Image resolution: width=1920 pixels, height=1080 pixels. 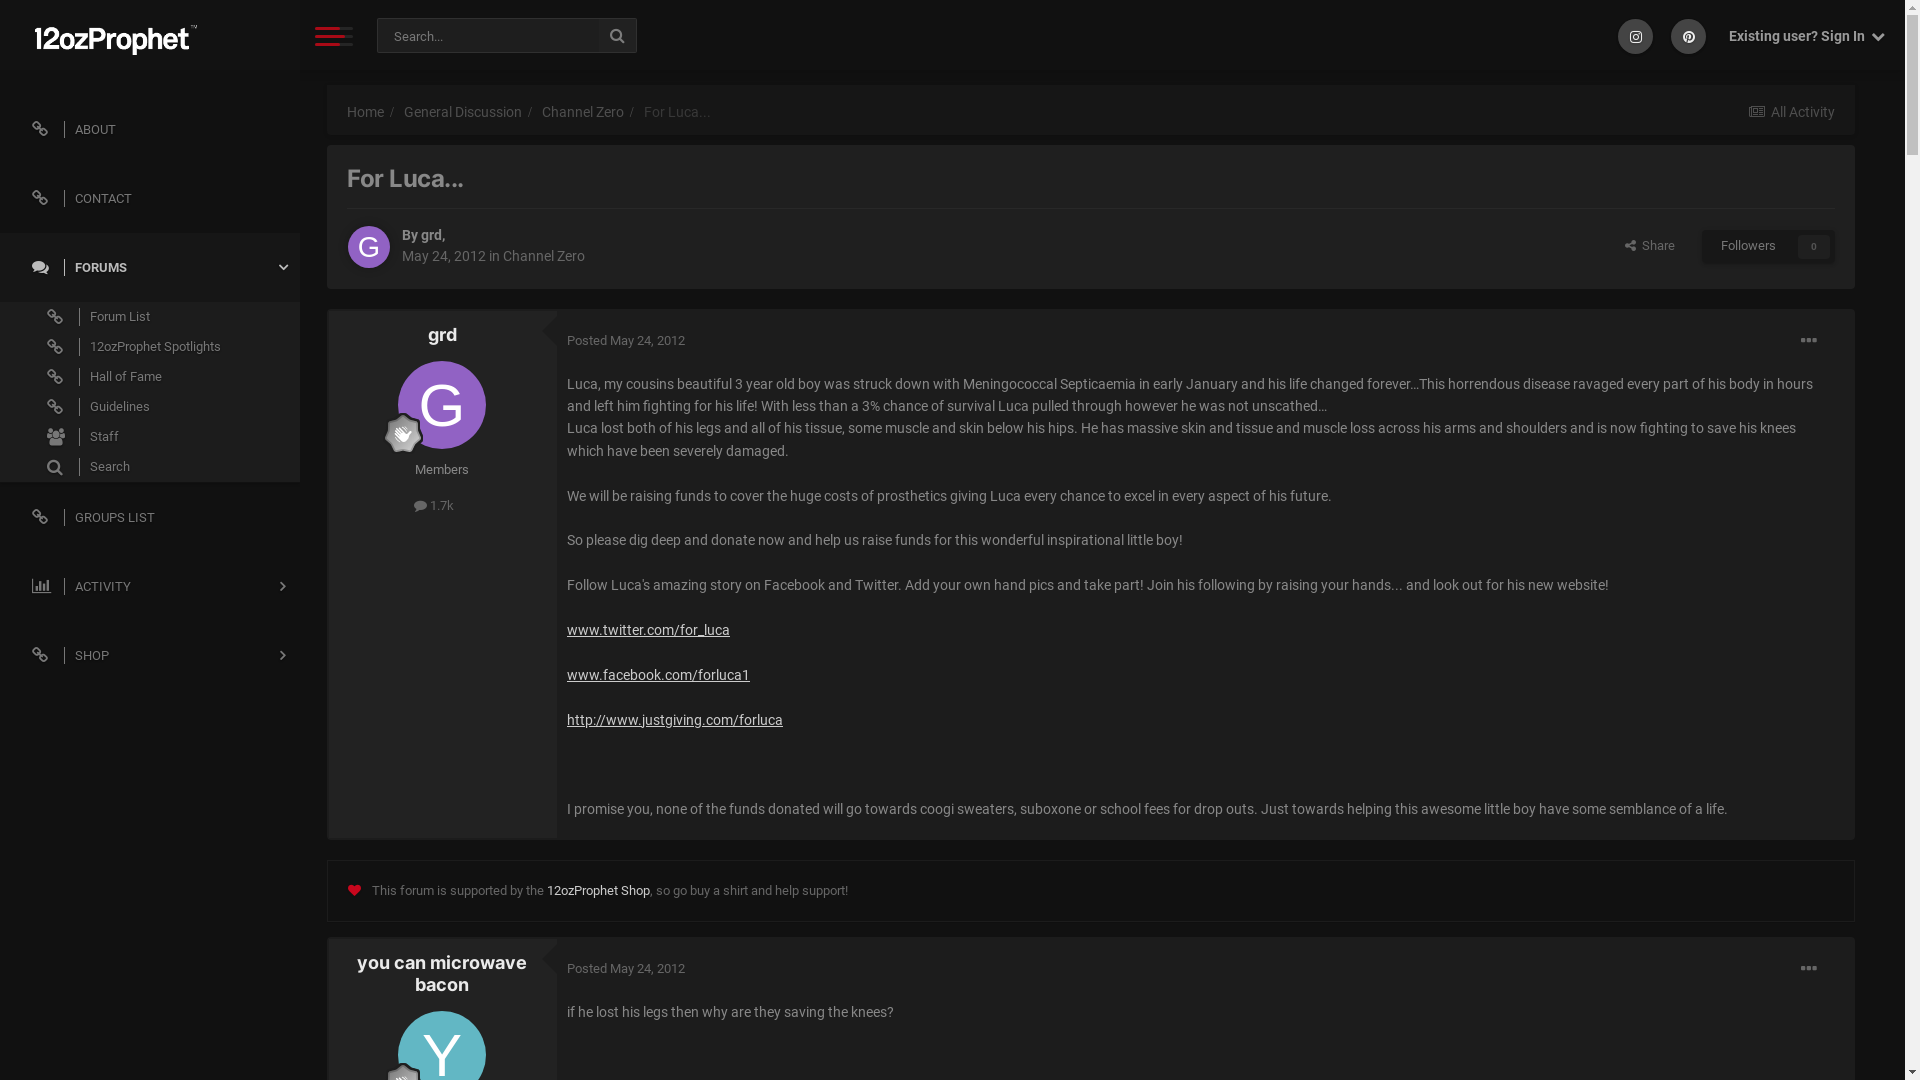 I want to click on 'Existing user? Sign In  ', so click(x=1806, y=35).